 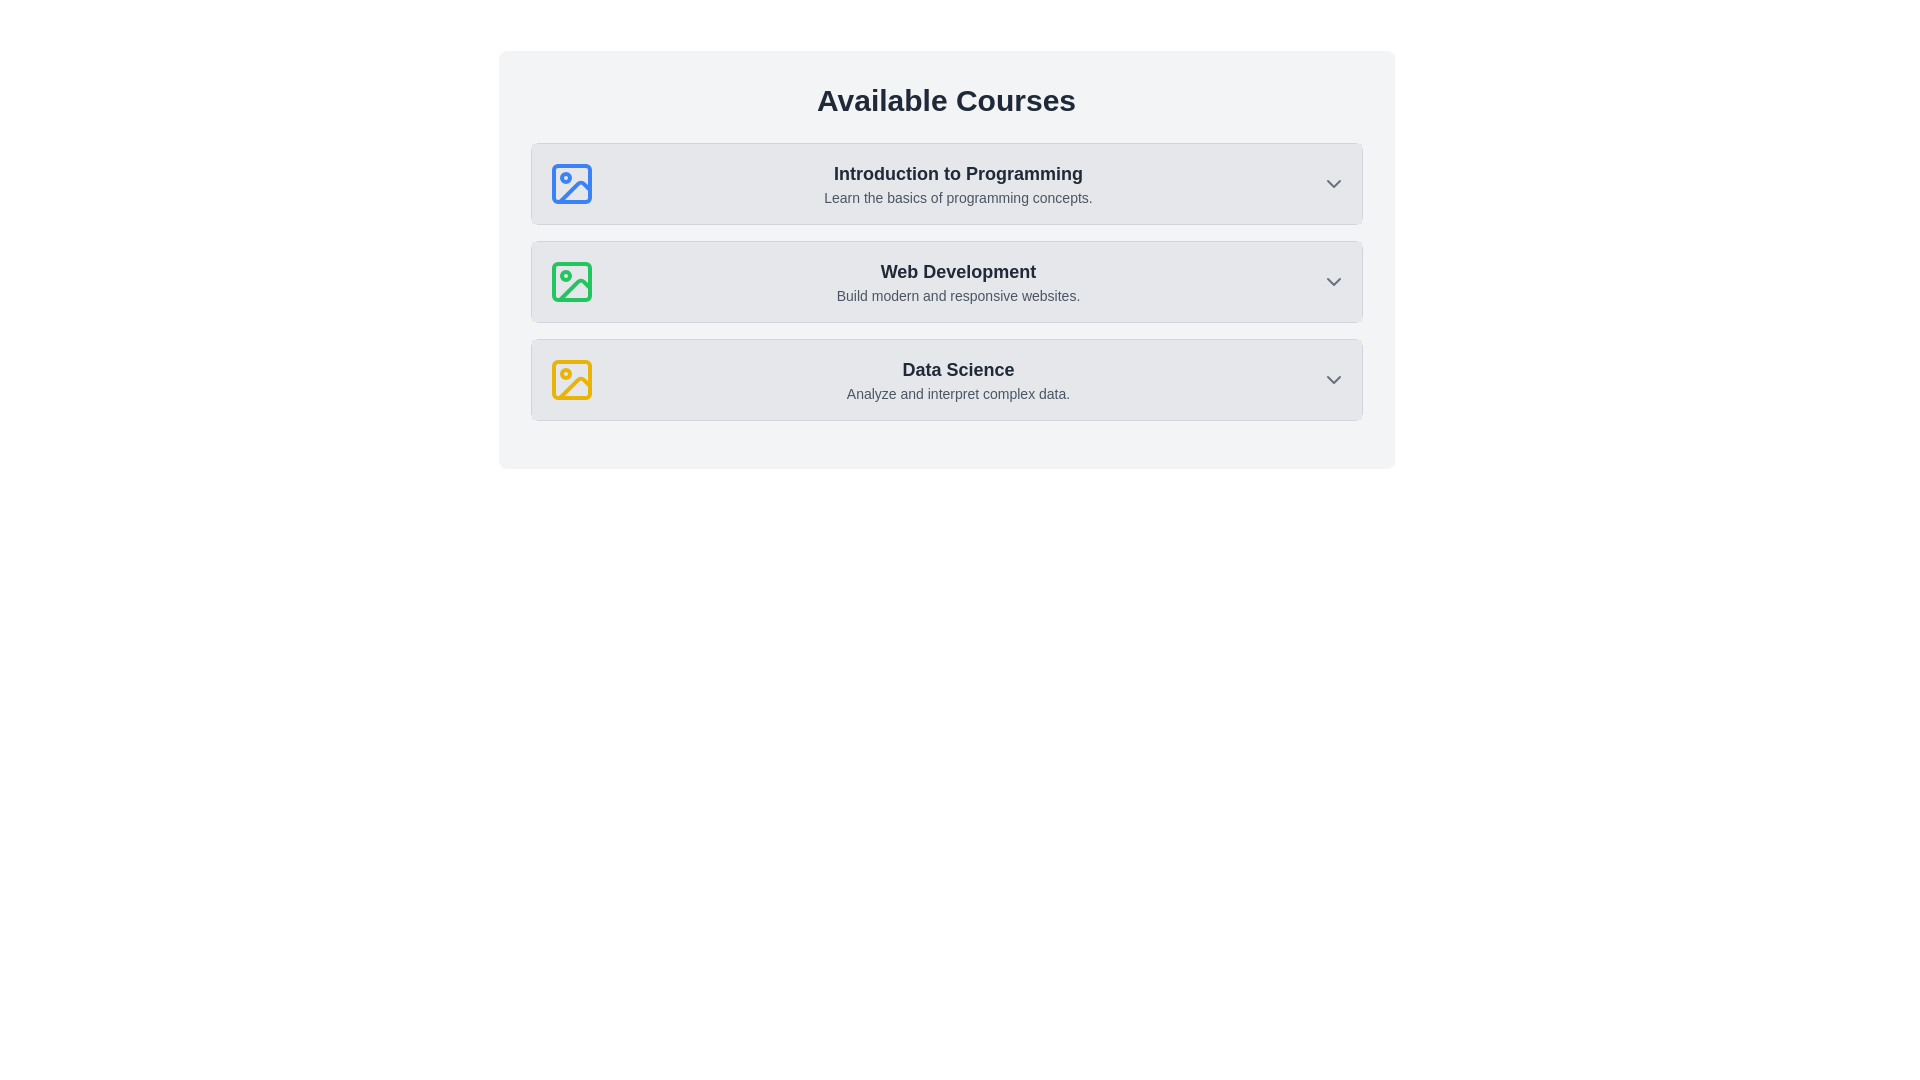 What do you see at coordinates (957, 184) in the screenshot?
I see `informational text block for the course titled 'Introduction to Programming', which is the first item in the 'Available Courses' list` at bounding box center [957, 184].